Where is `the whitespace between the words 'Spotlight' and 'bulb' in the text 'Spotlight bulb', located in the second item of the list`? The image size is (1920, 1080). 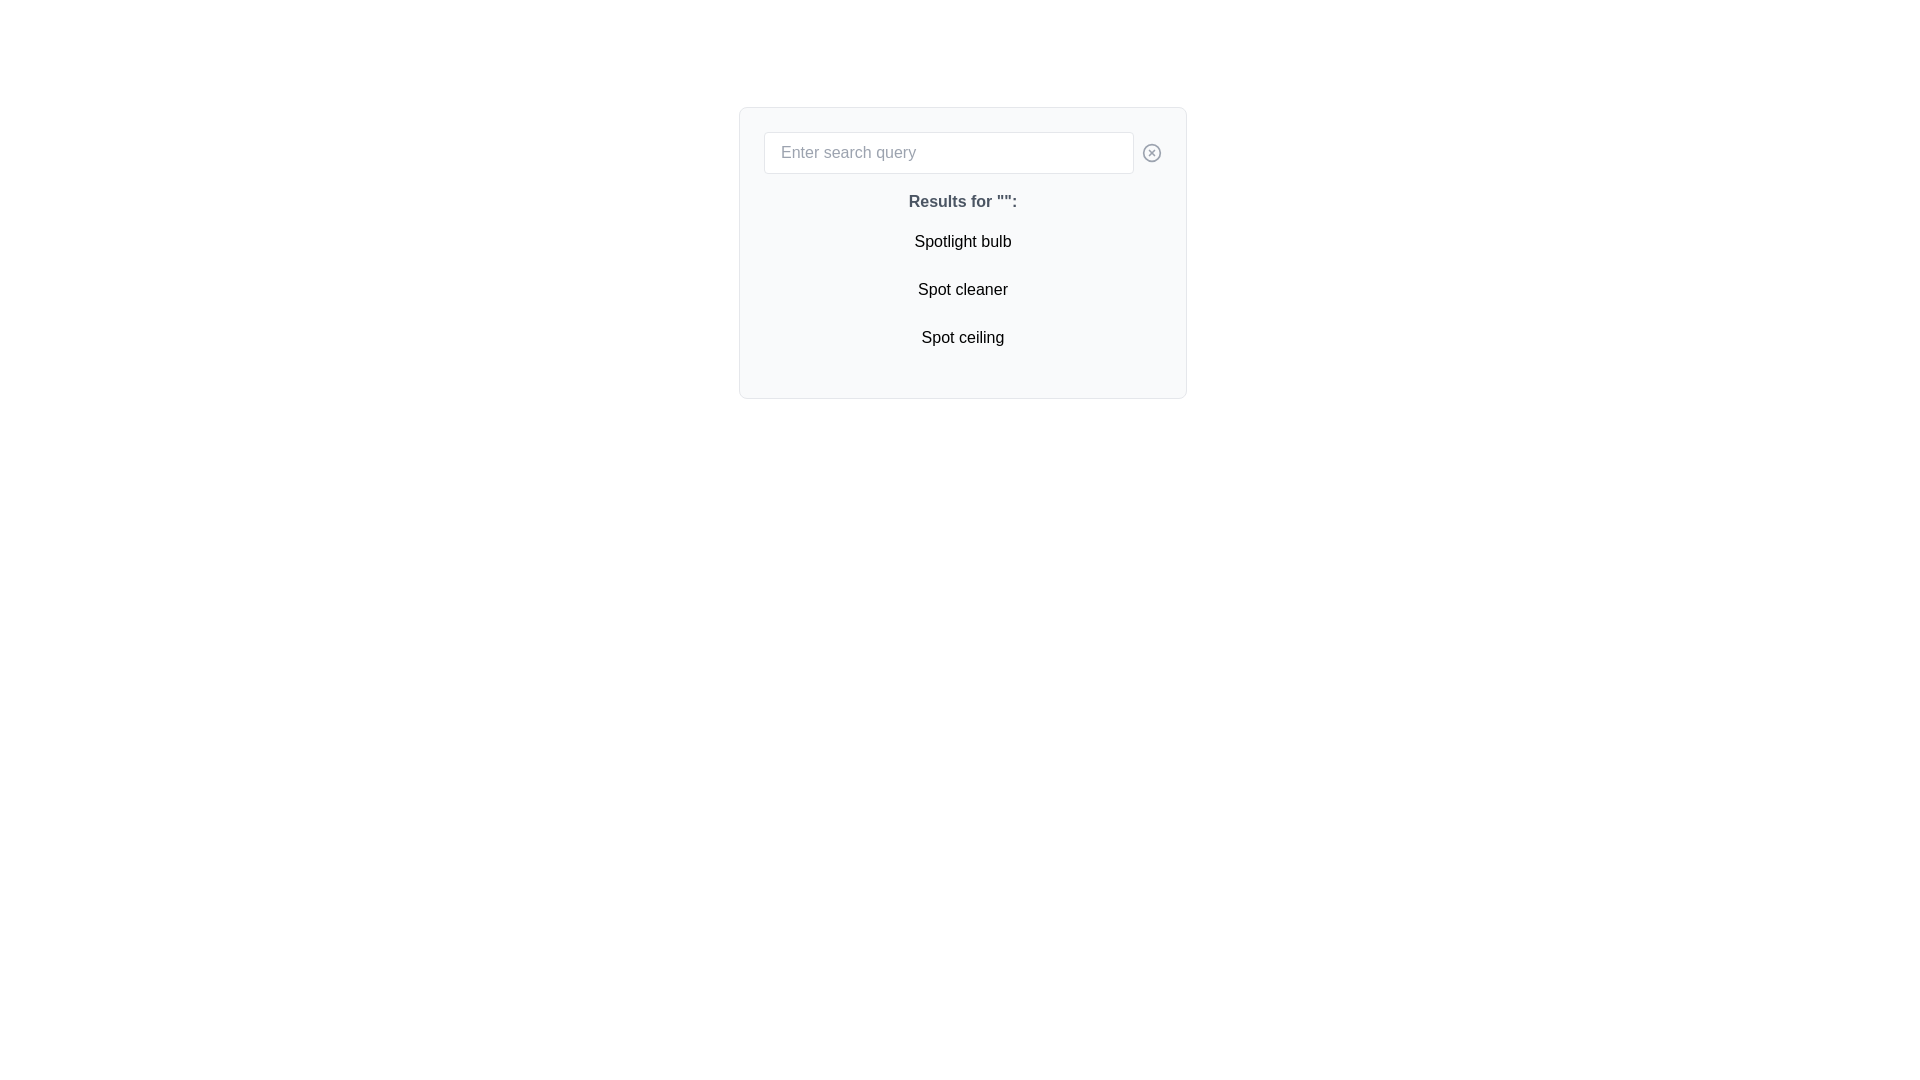
the whitespace between the words 'Spotlight' and 'bulb' in the text 'Spotlight bulb', located in the second item of the list is located at coordinates (979, 240).